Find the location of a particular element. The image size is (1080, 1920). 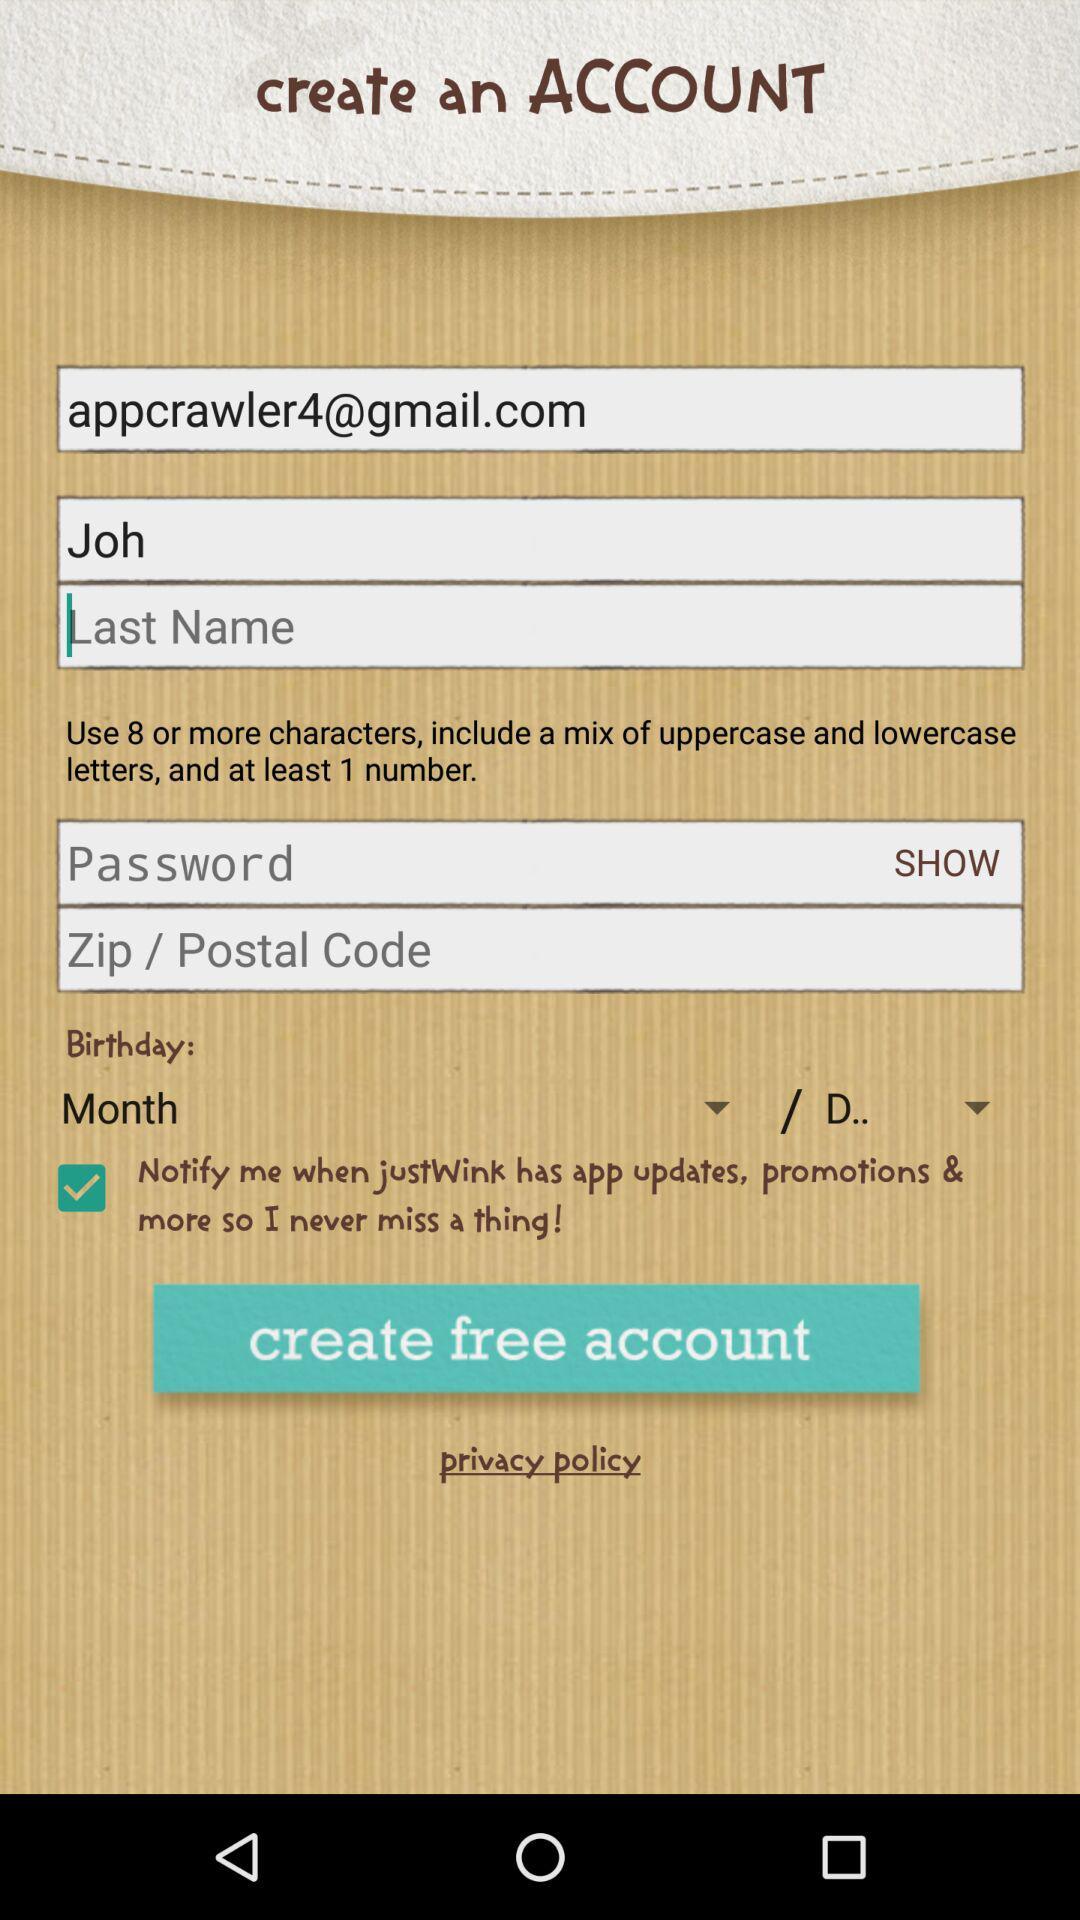

selection is located at coordinates (80, 1188).